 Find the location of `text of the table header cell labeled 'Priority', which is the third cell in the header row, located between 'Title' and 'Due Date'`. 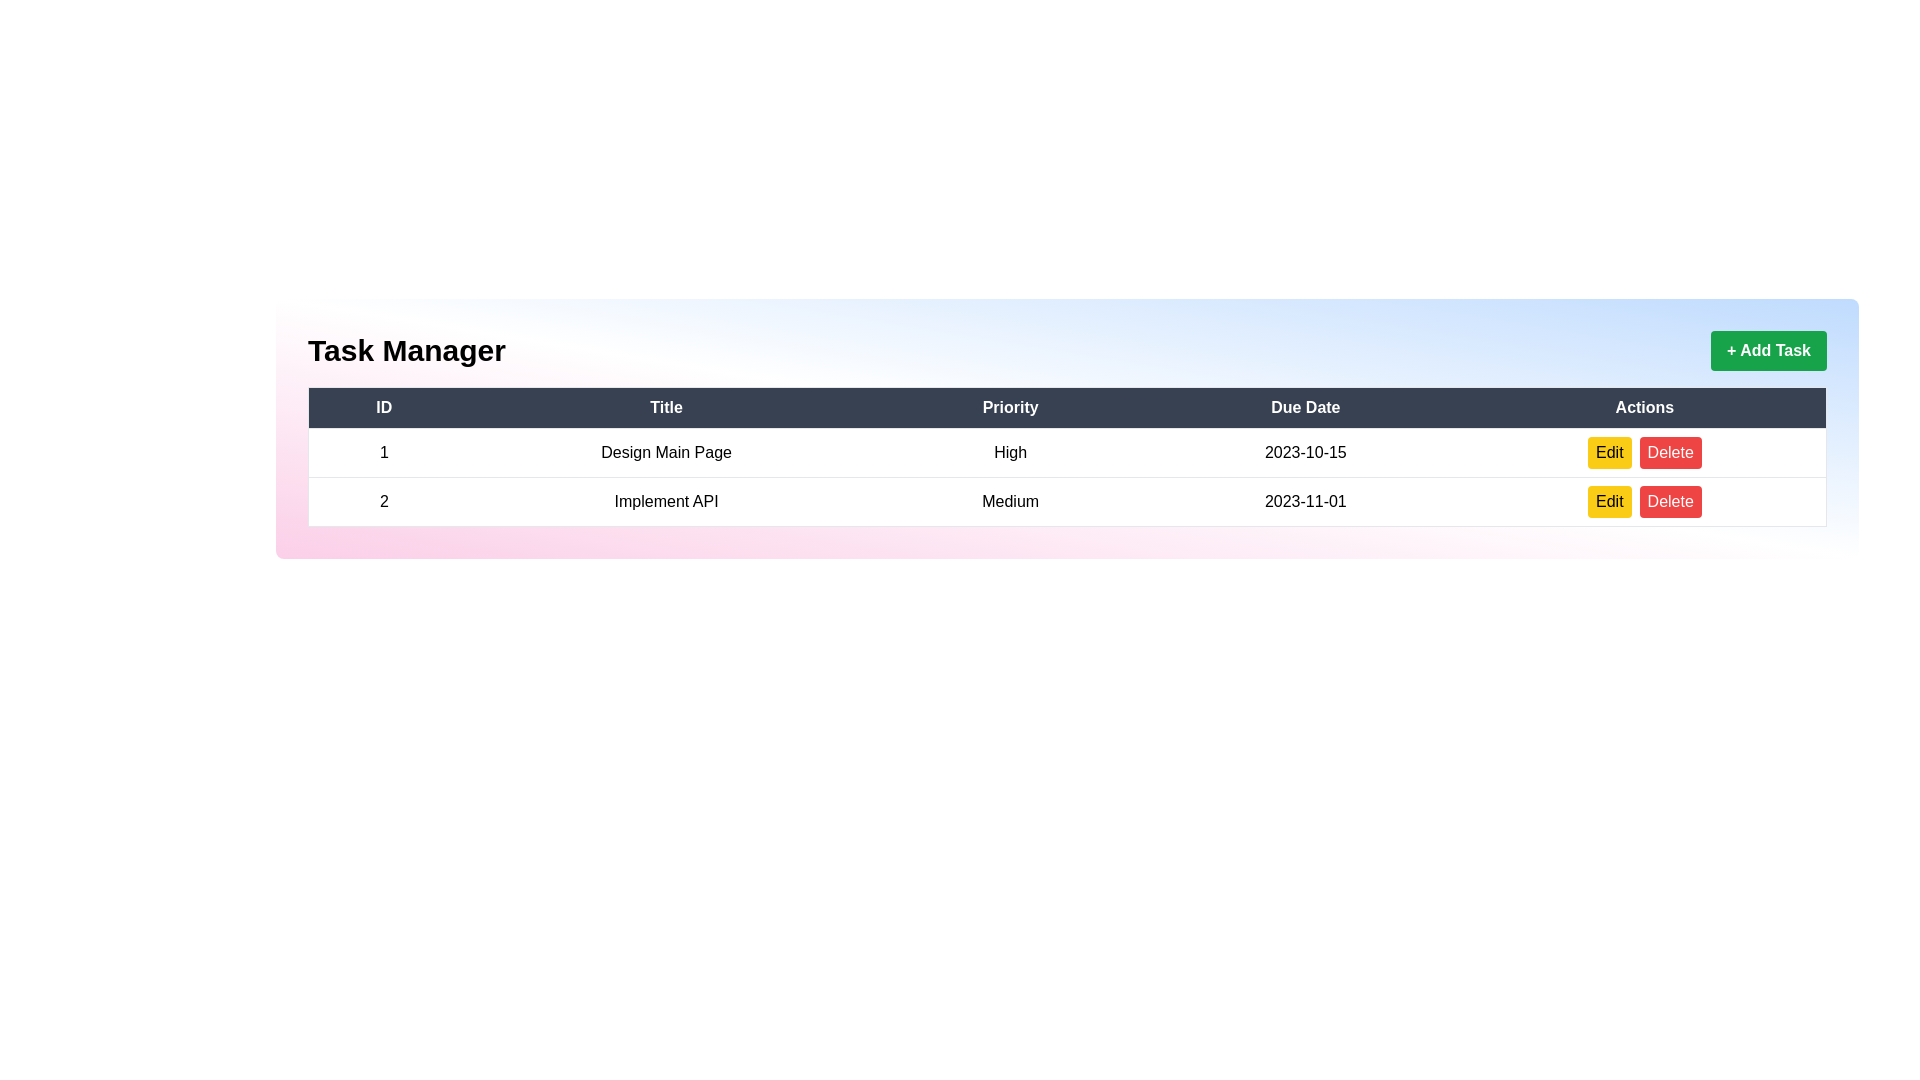

text of the table header cell labeled 'Priority', which is the third cell in the header row, located between 'Title' and 'Due Date' is located at coordinates (1010, 407).